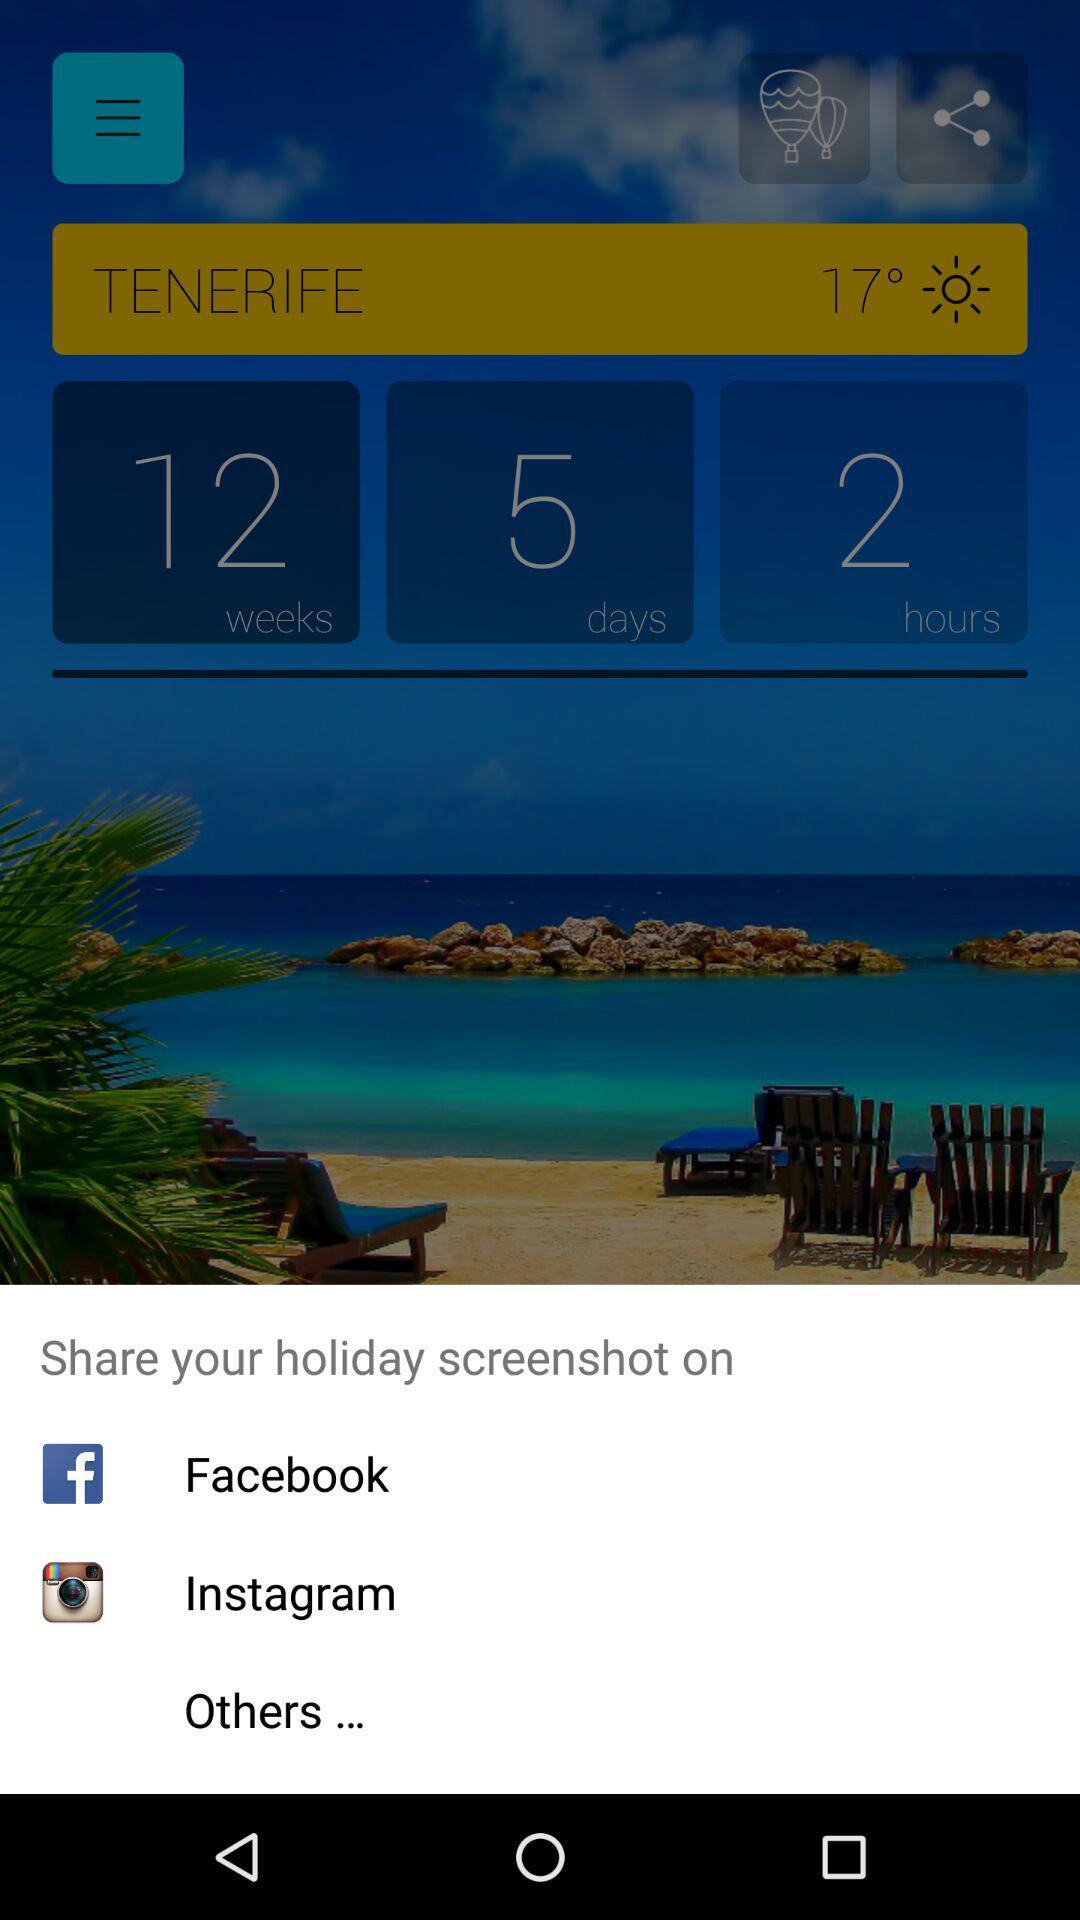 The height and width of the screenshot is (1920, 1080). Describe the element at coordinates (960, 117) in the screenshot. I see `the share icon` at that location.